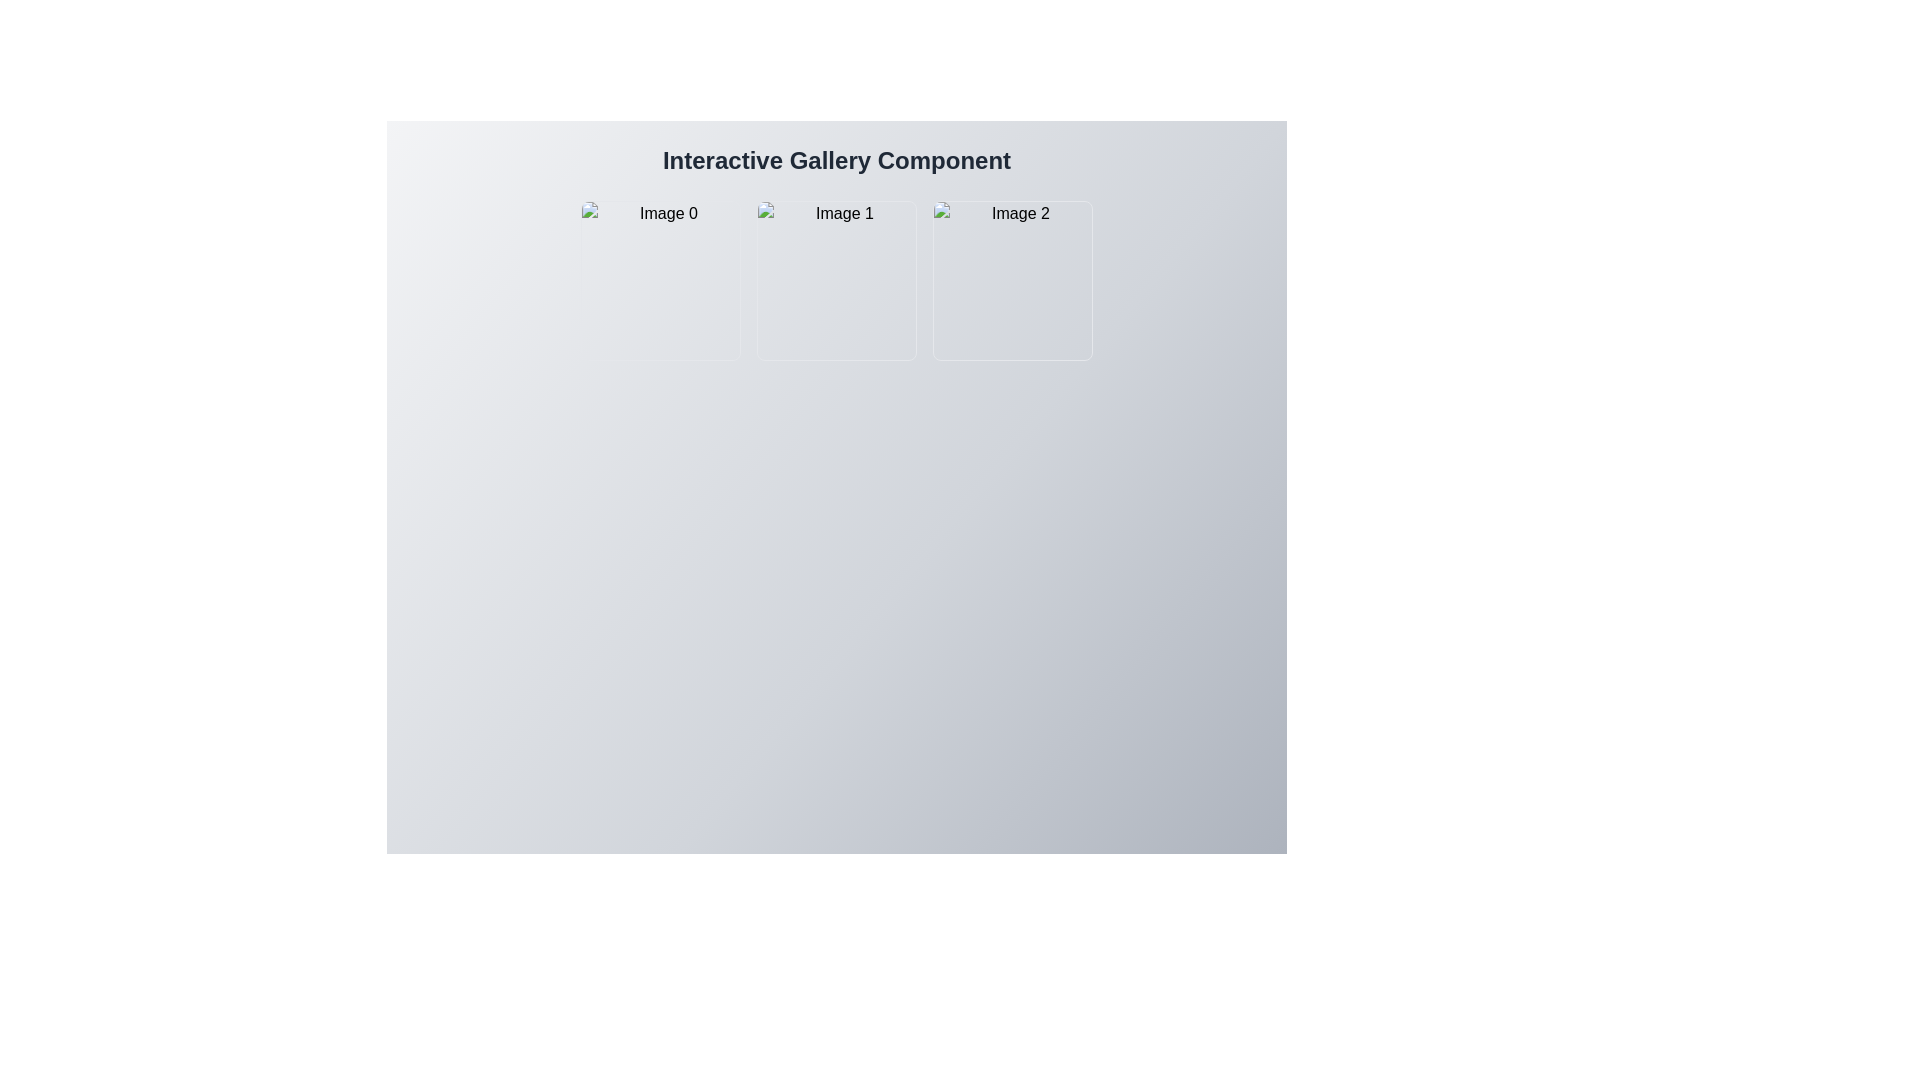  What do you see at coordinates (1012, 281) in the screenshot?
I see `the Image tile styled with an image placeholder and titled 'Image 3', which is the third tile in the grid layout` at bounding box center [1012, 281].